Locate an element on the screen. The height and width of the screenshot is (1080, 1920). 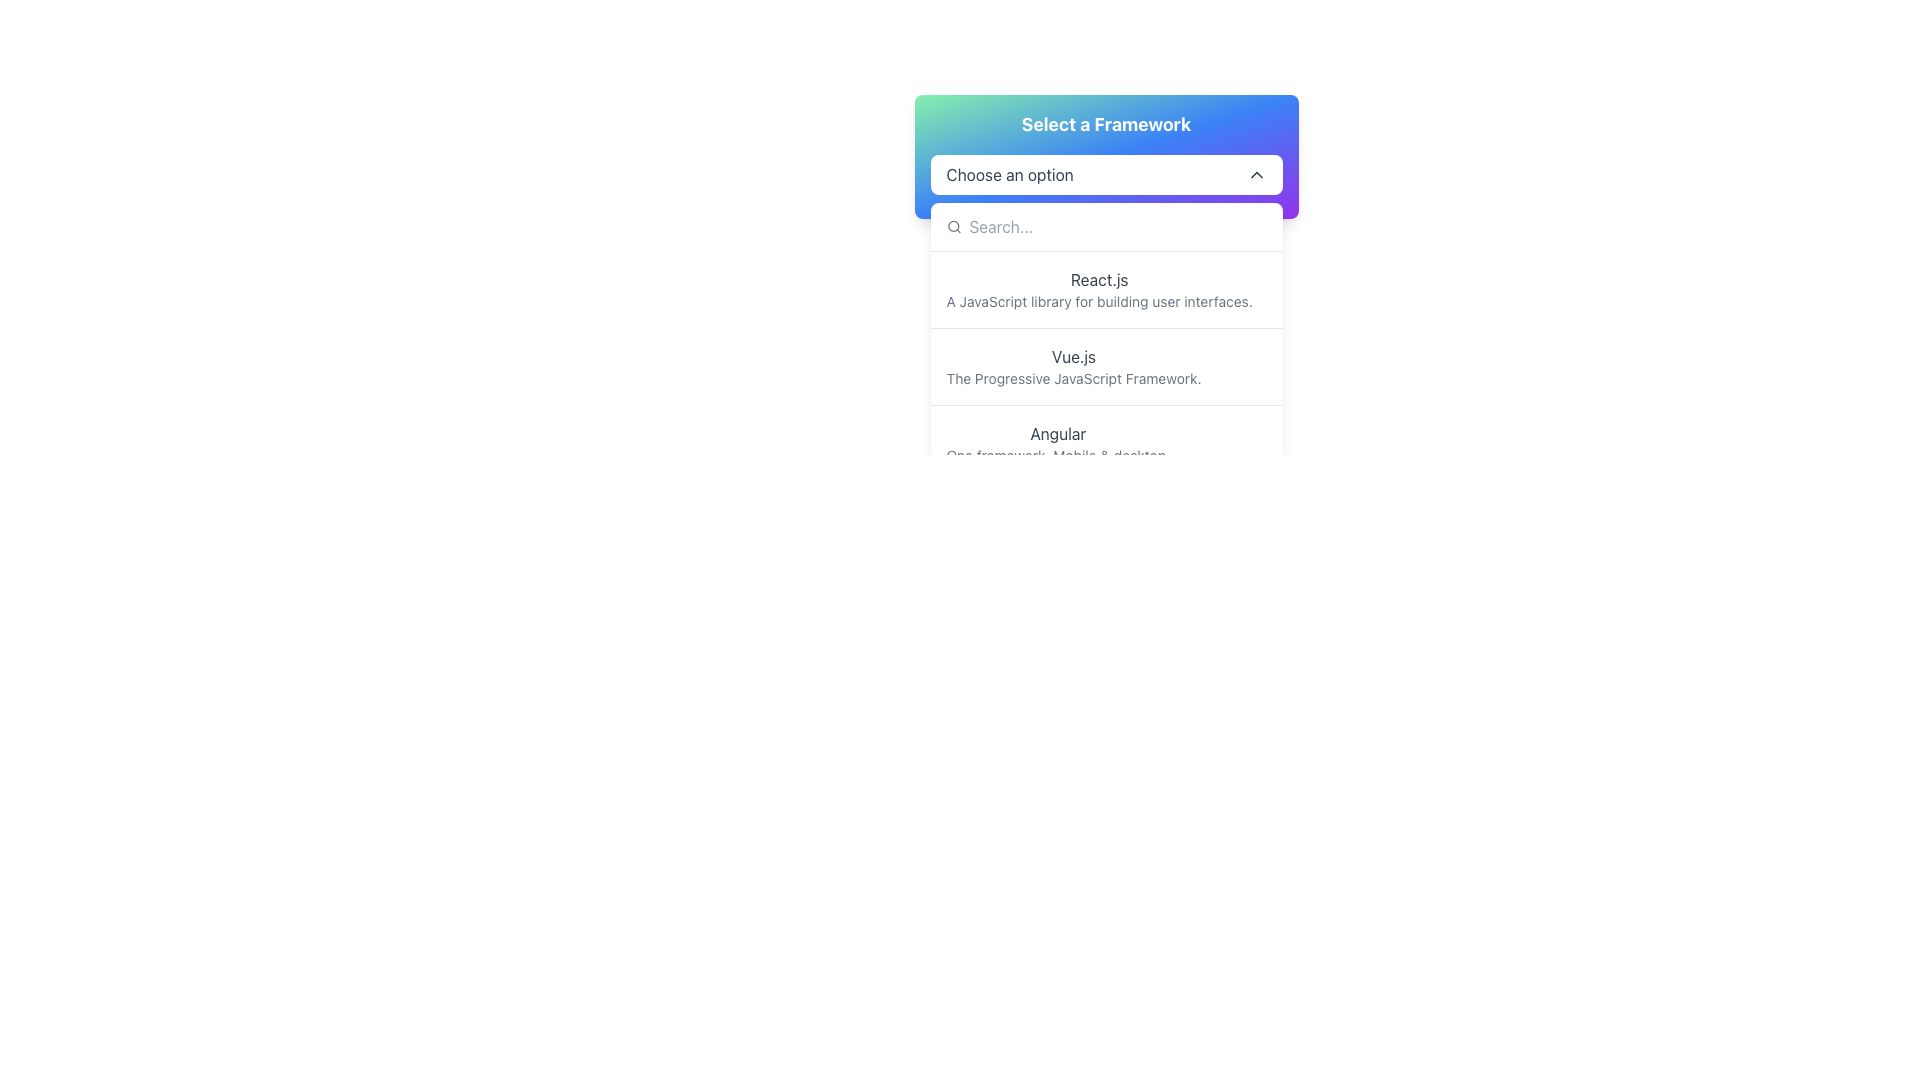
text displayed in the Text Display element that shows 'Angular' and its description 'One framework. Mobile & desktop.' is located at coordinates (1057, 442).